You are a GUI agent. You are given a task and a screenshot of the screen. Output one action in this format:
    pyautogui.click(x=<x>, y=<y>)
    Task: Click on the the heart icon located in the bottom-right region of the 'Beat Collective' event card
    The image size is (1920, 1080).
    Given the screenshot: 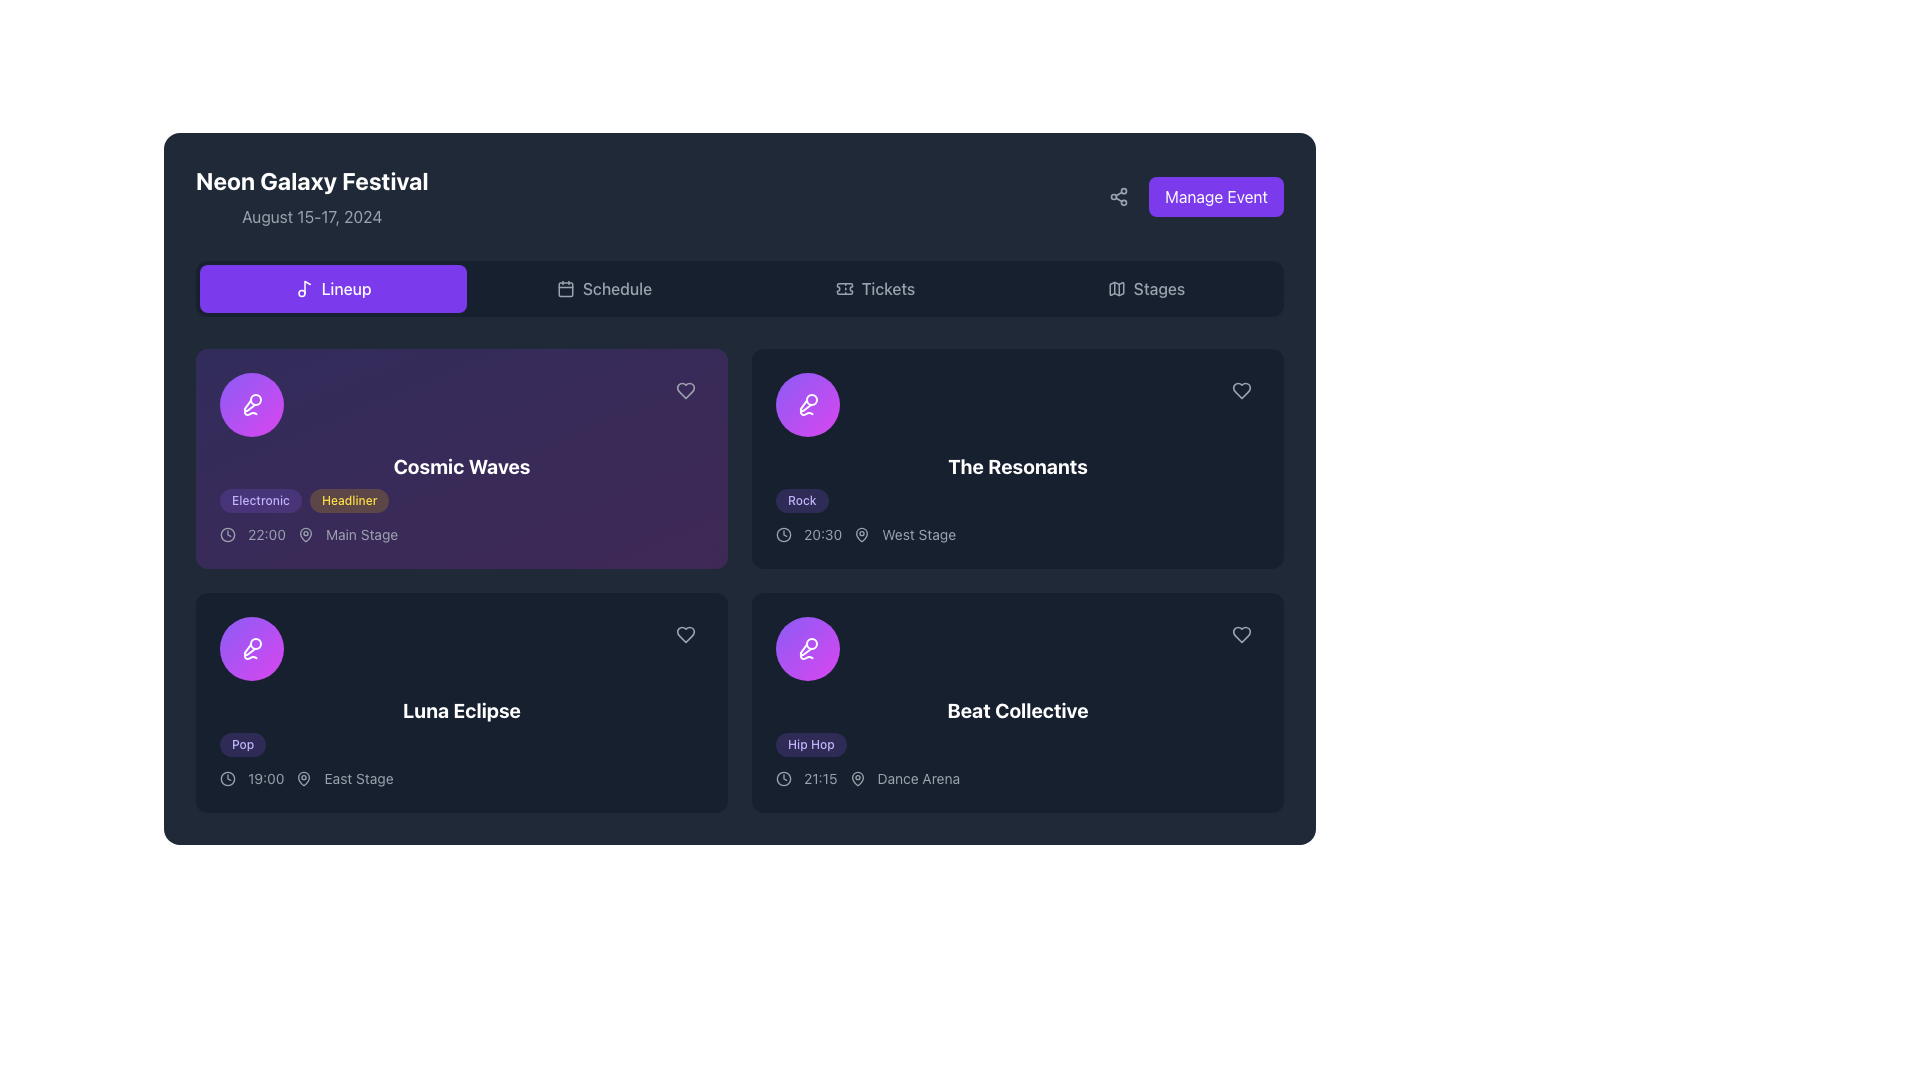 What is the action you would take?
    pyautogui.click(x=1241, y=635)
    